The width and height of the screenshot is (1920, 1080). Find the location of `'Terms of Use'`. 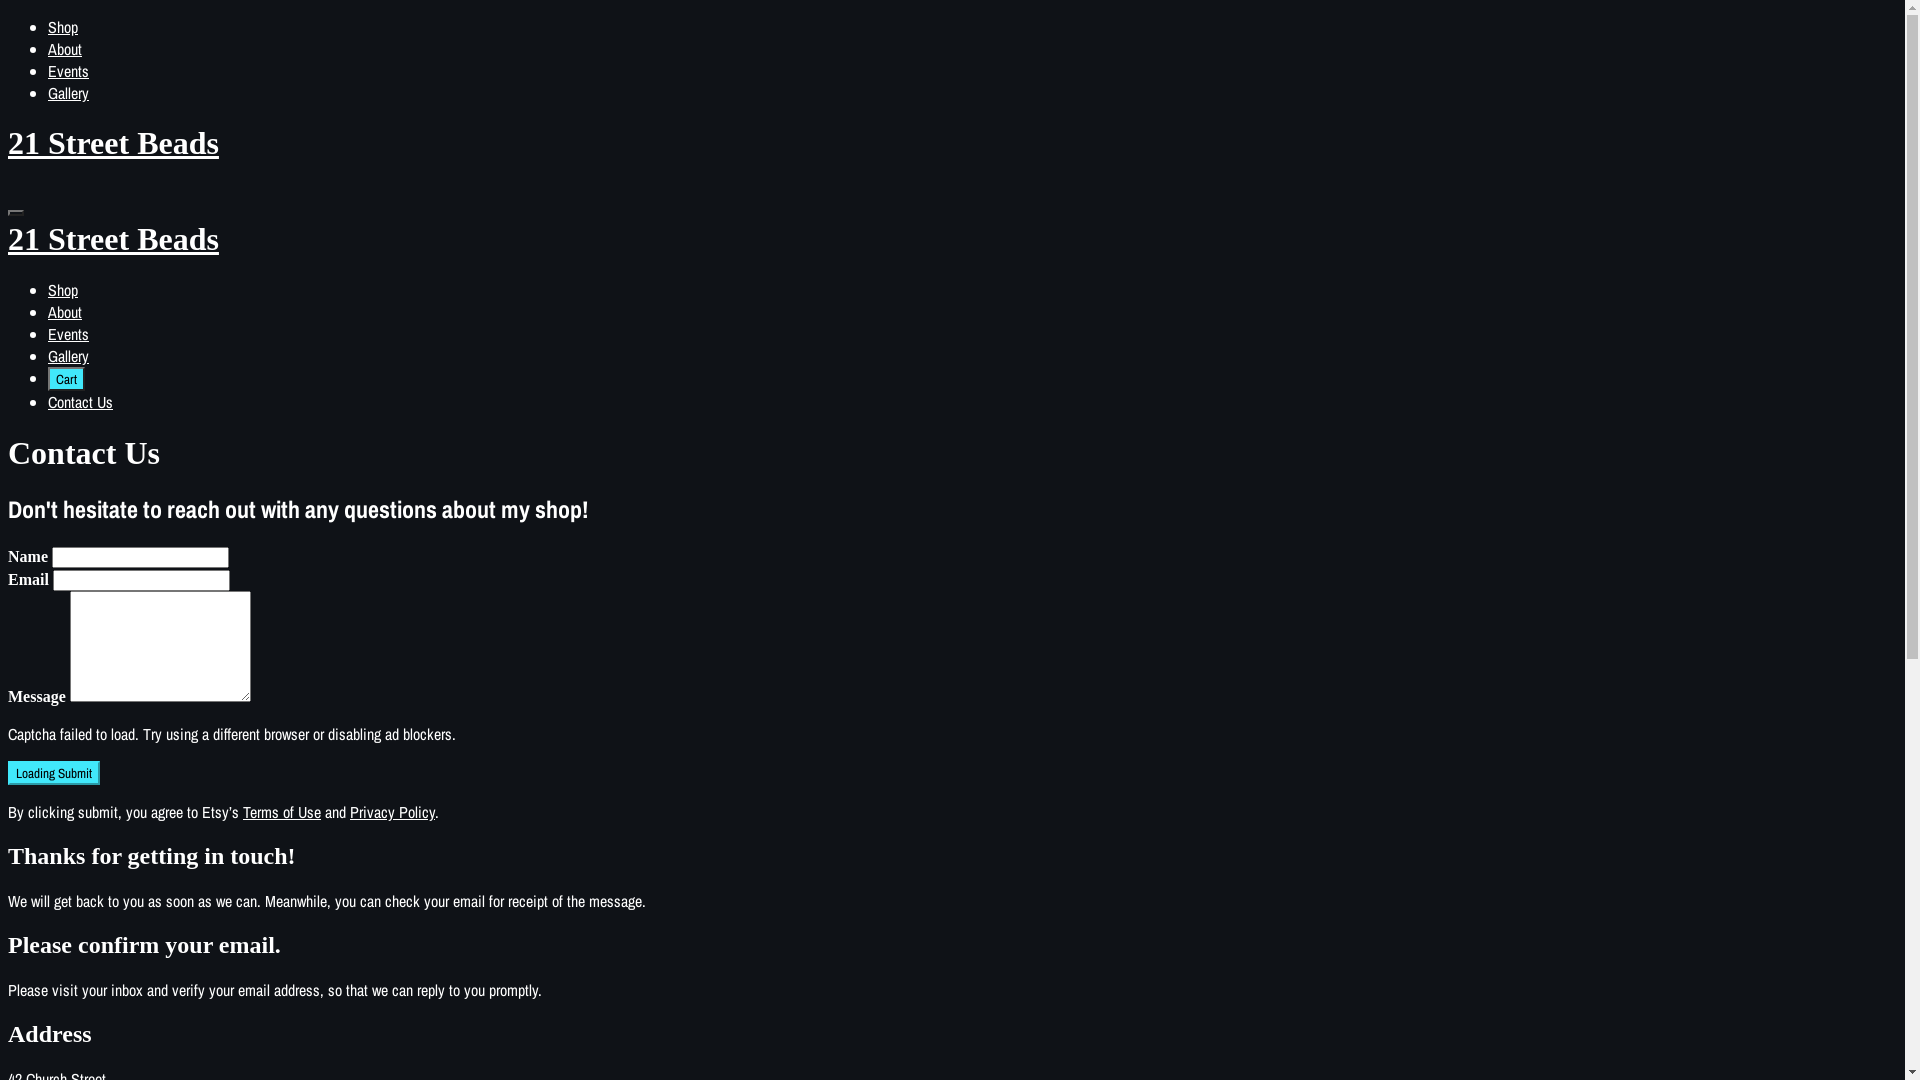

'Terms of Use' is located at coordinates (281, 812).